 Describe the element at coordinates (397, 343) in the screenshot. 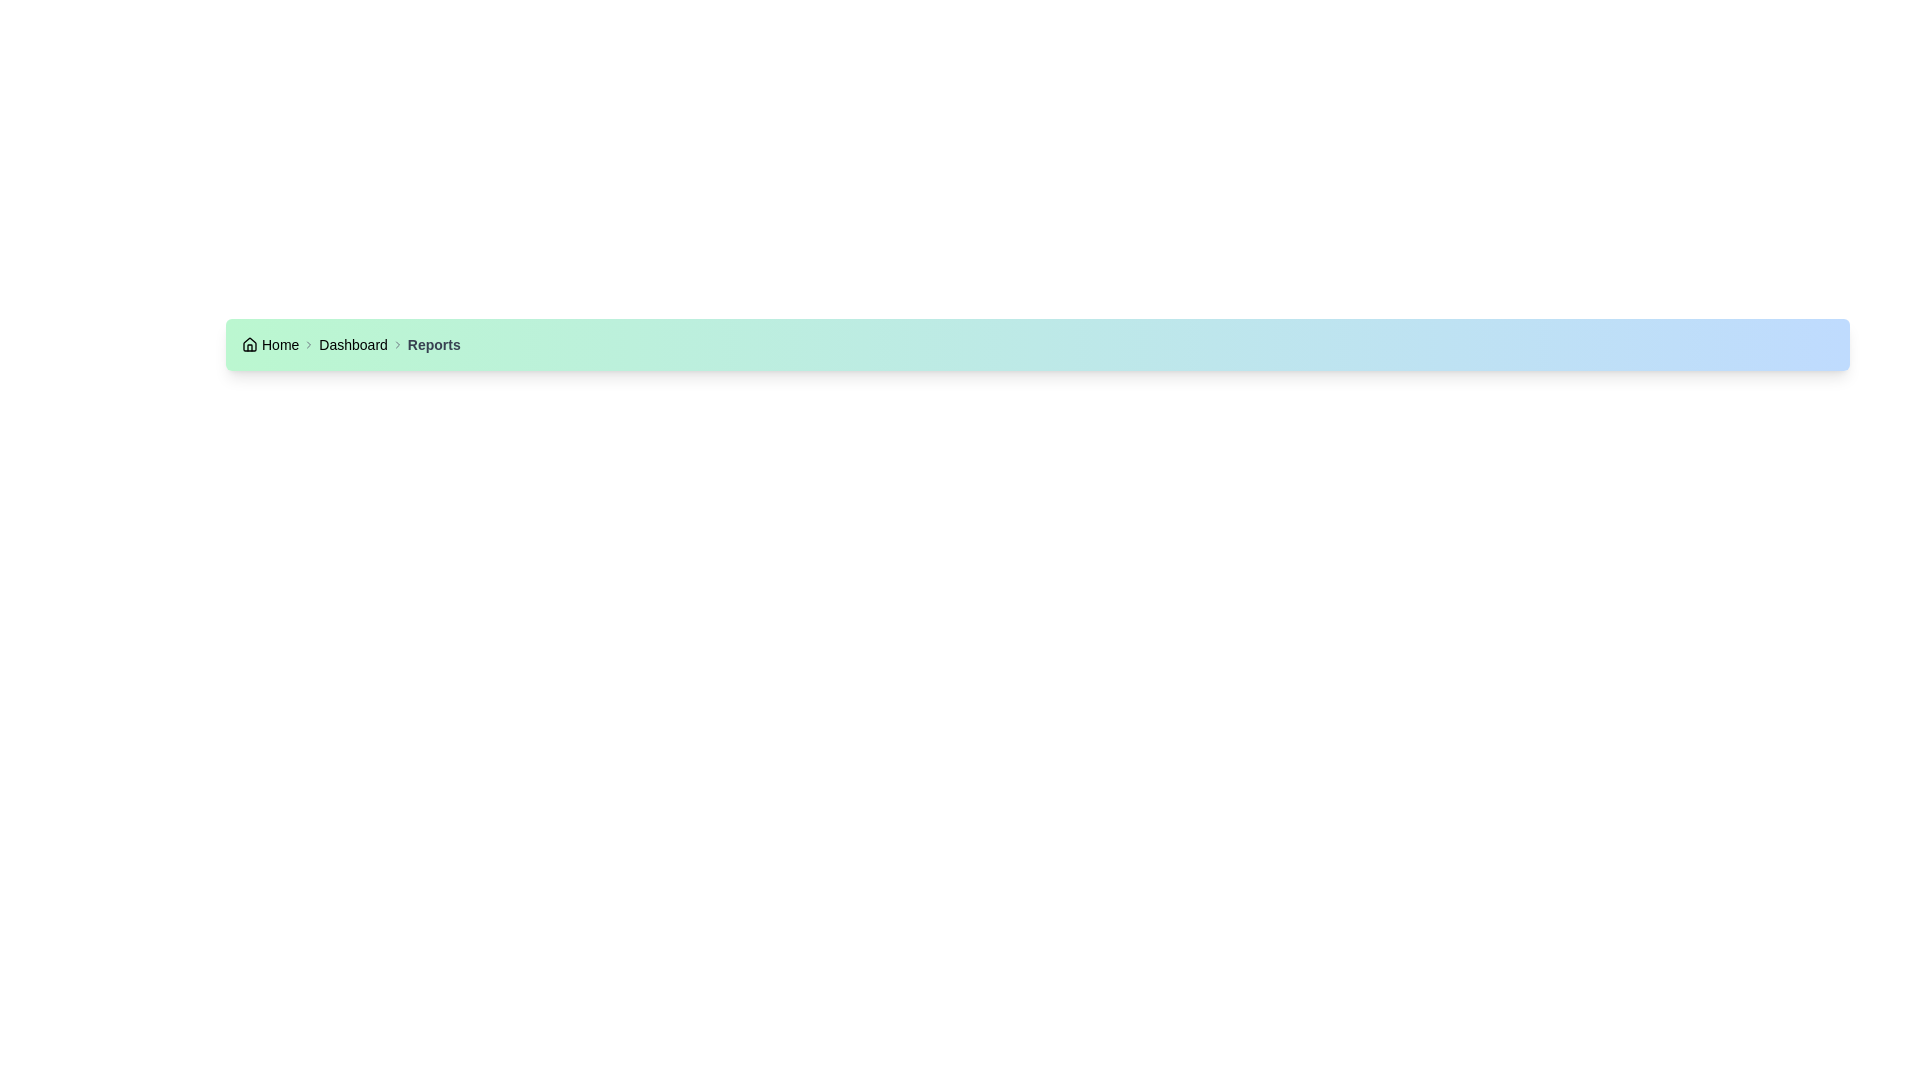

I see `the rightward-pointing chevron icon in the breadcrumb navigation bar, which is positioned between the 'Dashboard' and 'Reports' labels` at that location.